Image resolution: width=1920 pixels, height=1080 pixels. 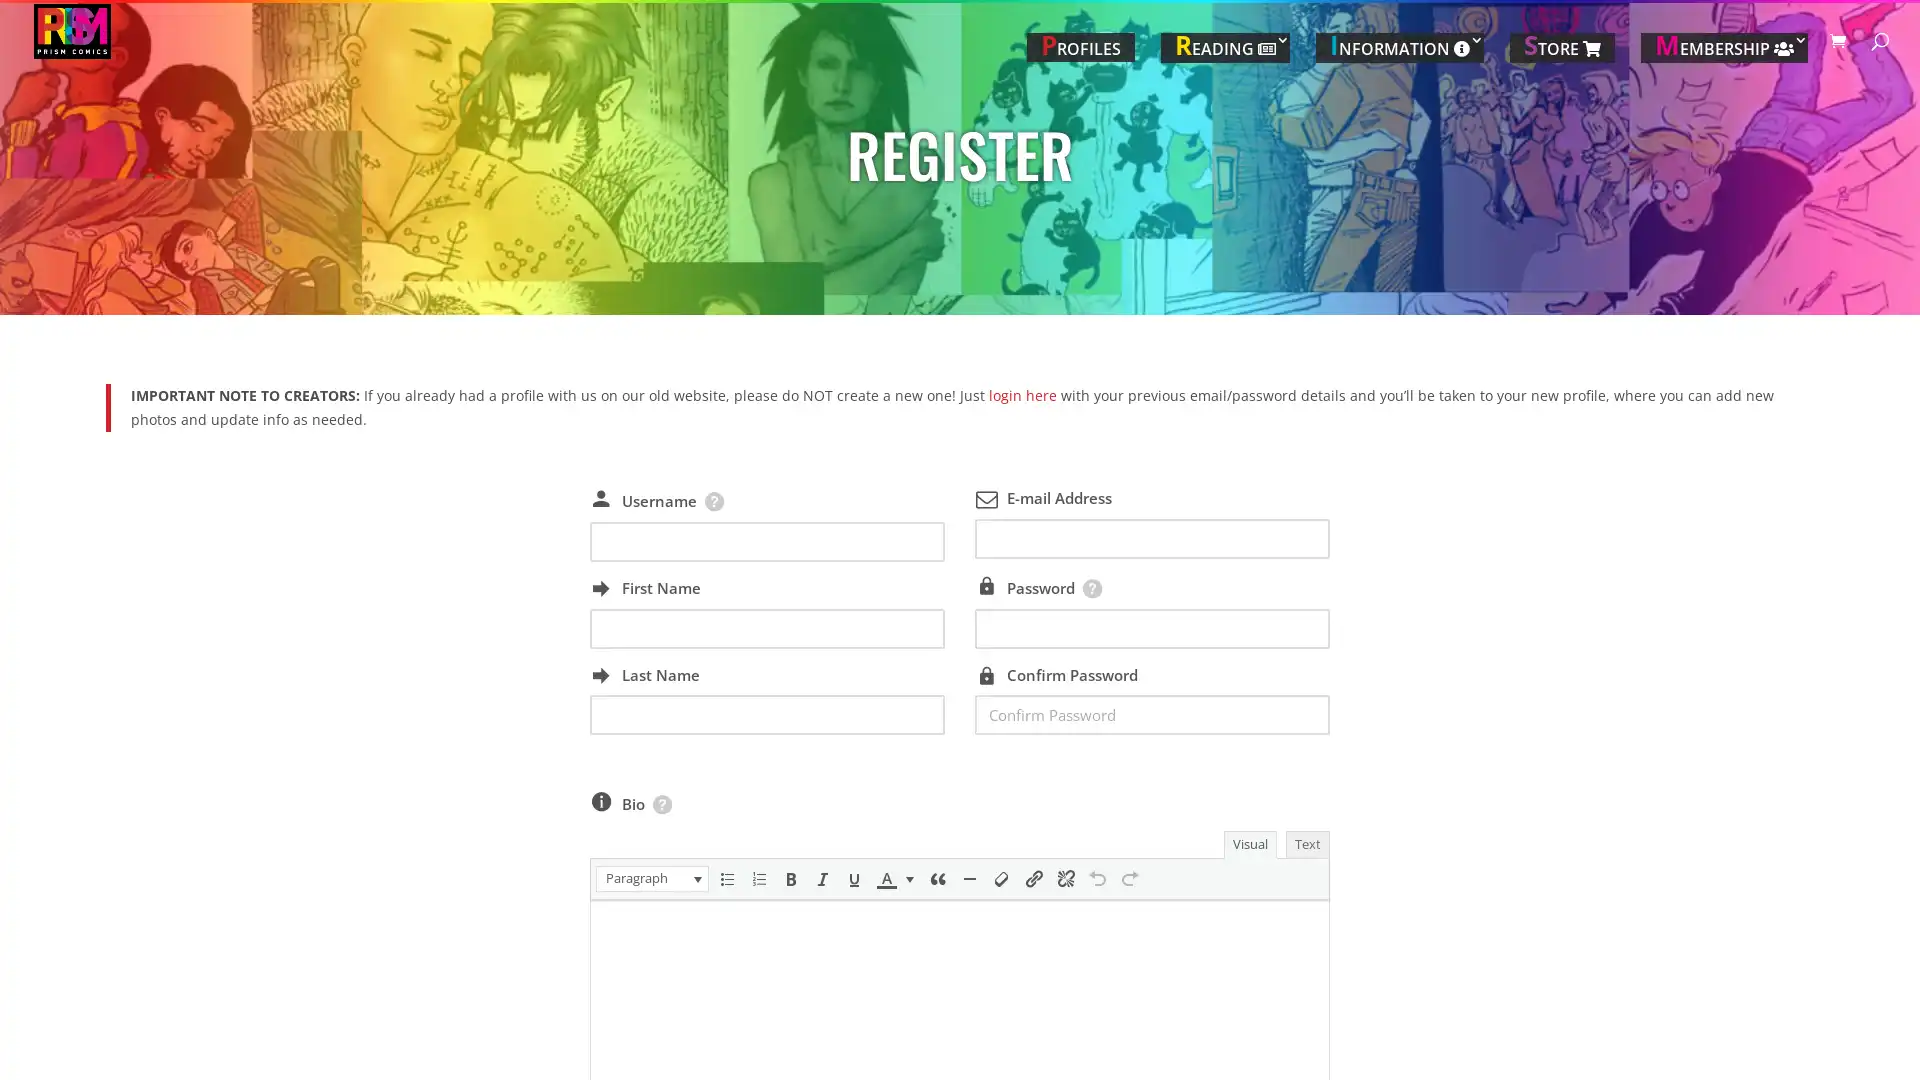 I want to click on Blockquote (Q), so click(x=935, y=878).